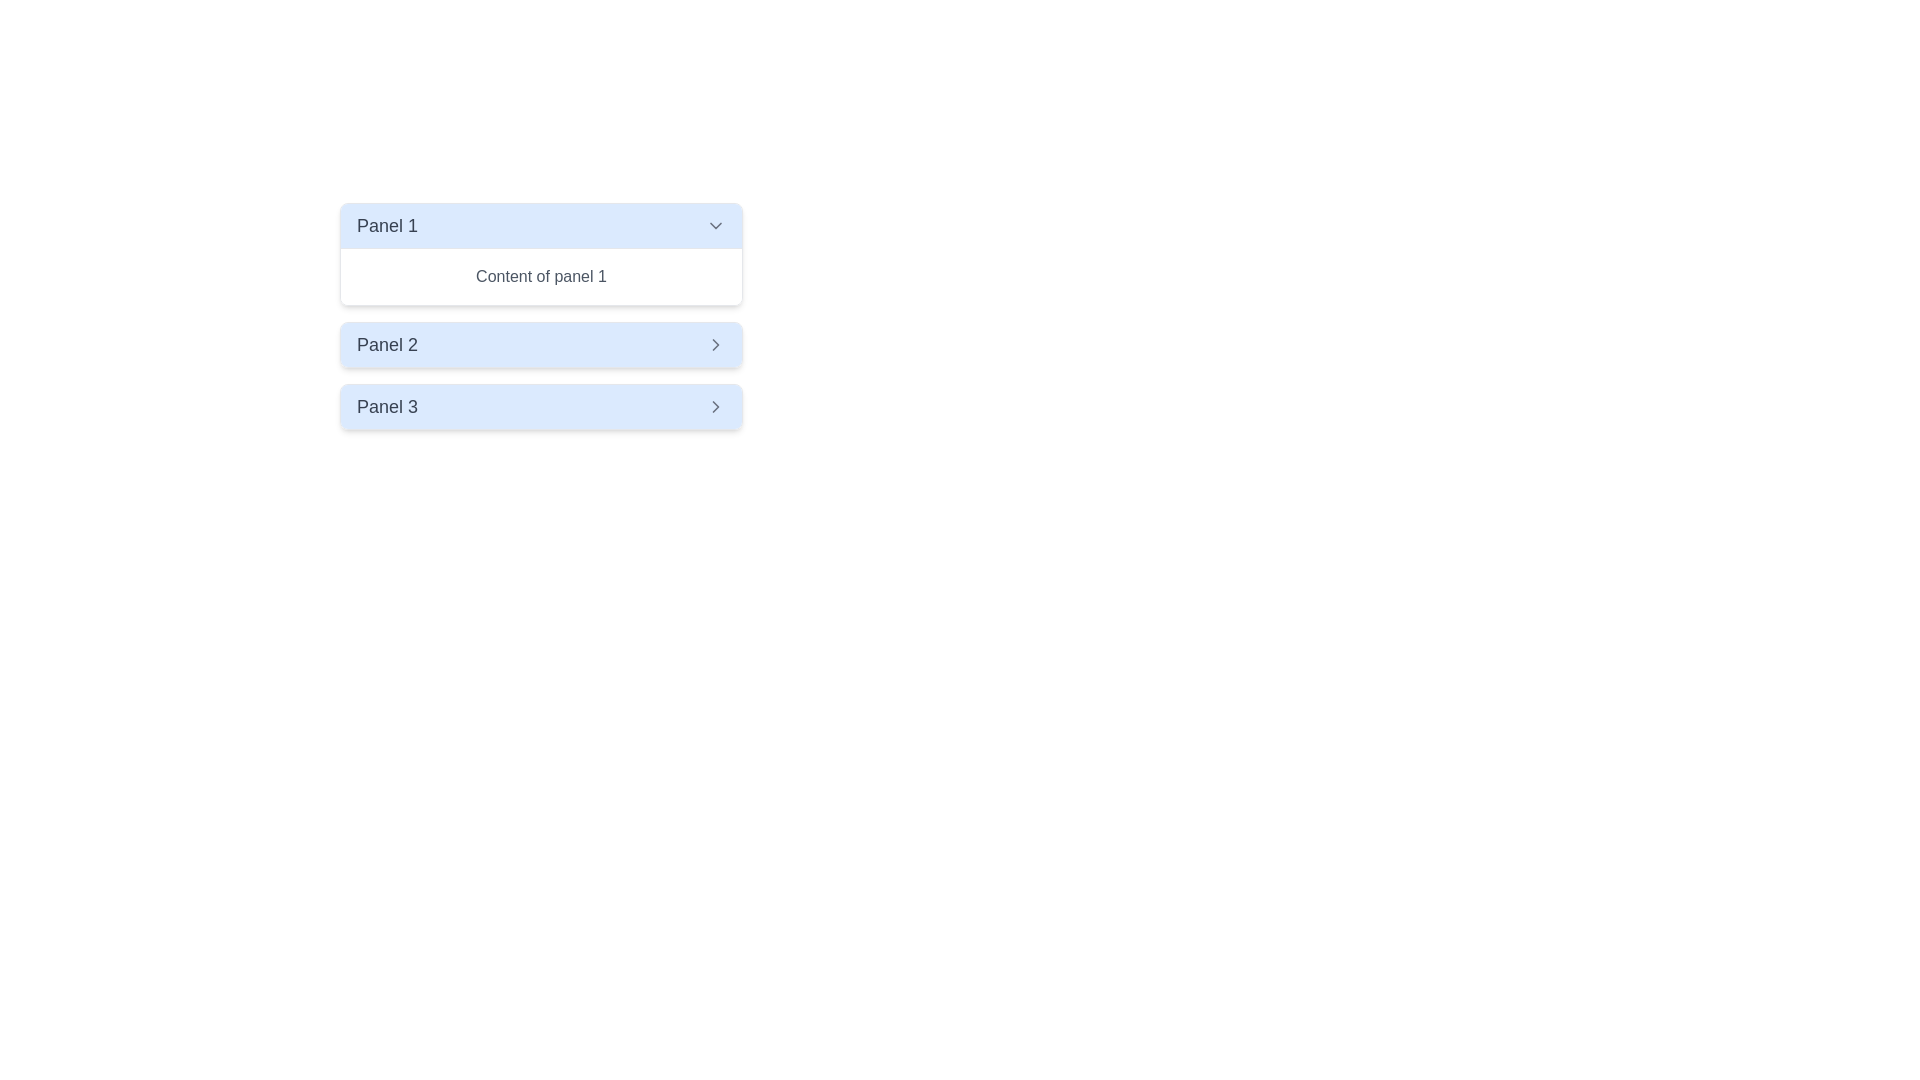 The width and height of the screenshot is (1920, 1080). I want to click on the Text Label that identifies the third panel in a list of collapsible panels, so click(387, 406).